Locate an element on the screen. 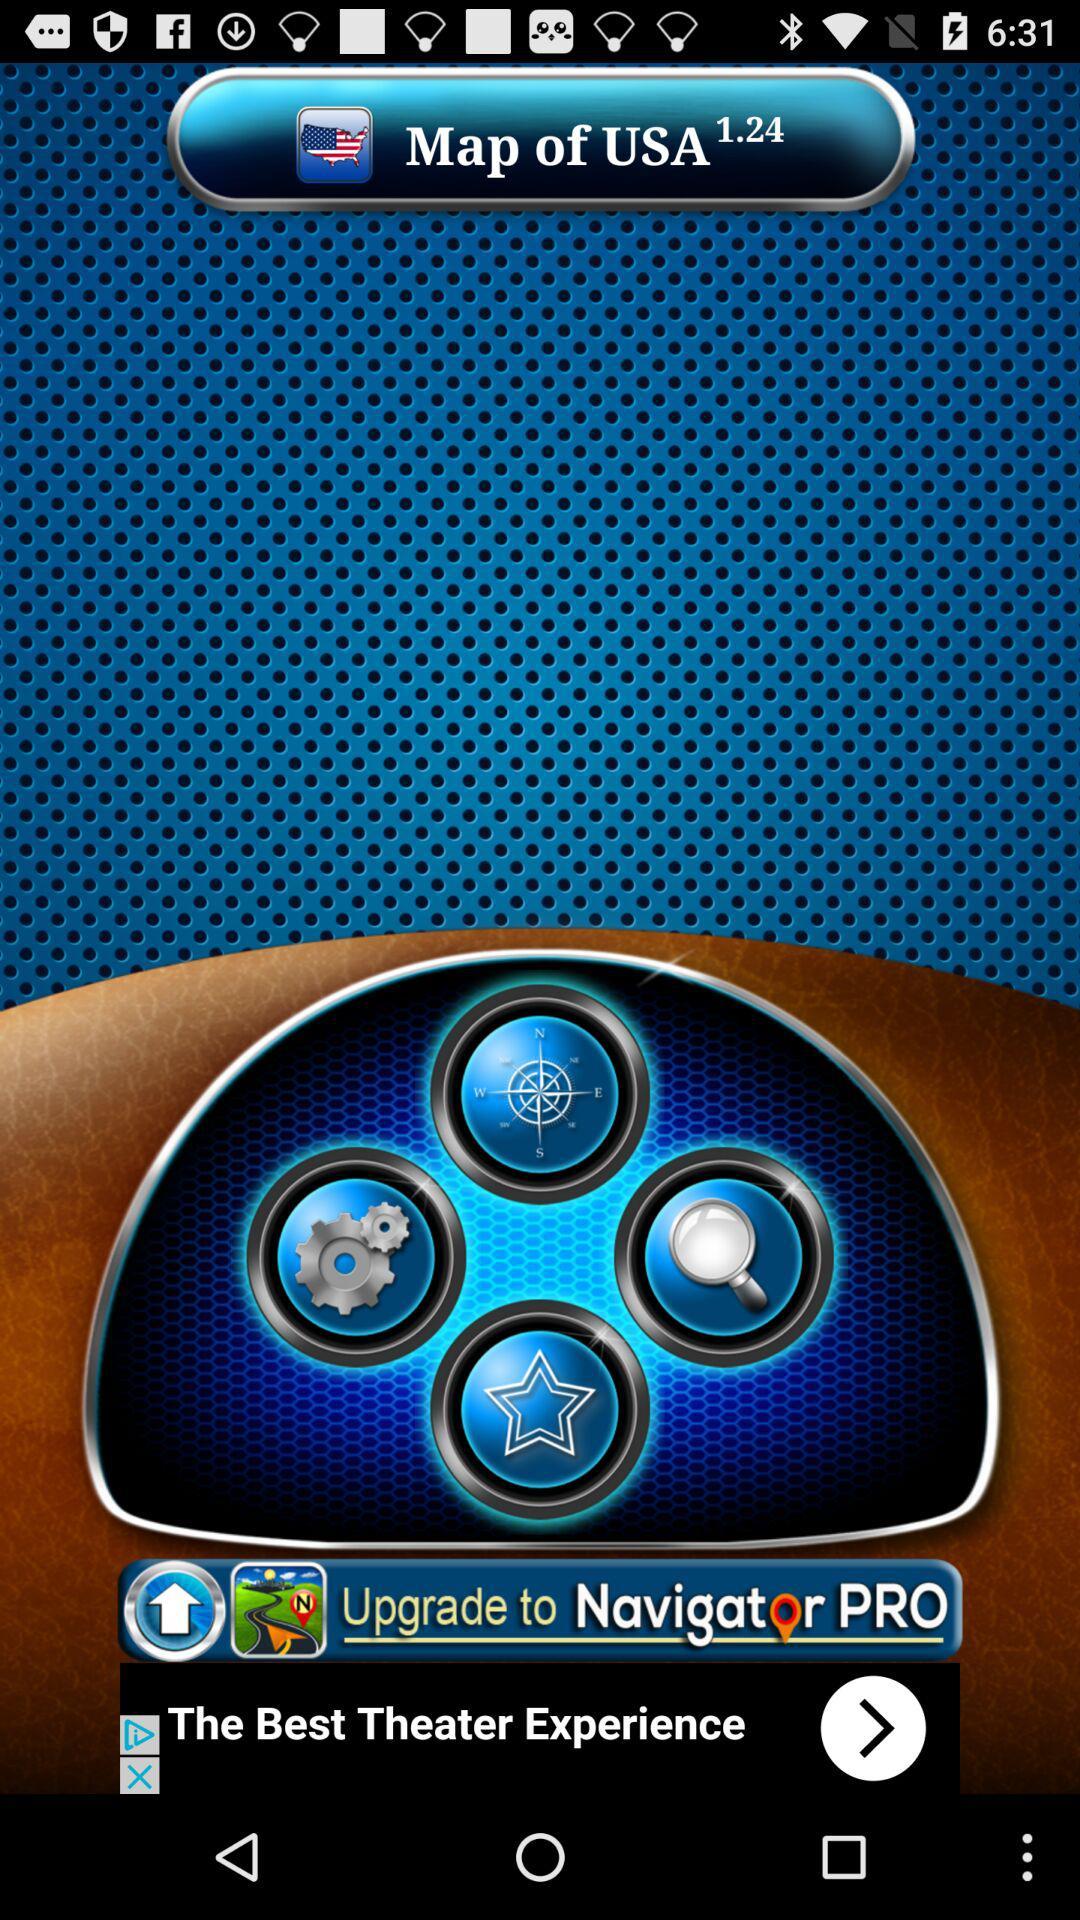 This screenshot has height=1920, width=1080. use compass is located at coordinates (538, 1093).